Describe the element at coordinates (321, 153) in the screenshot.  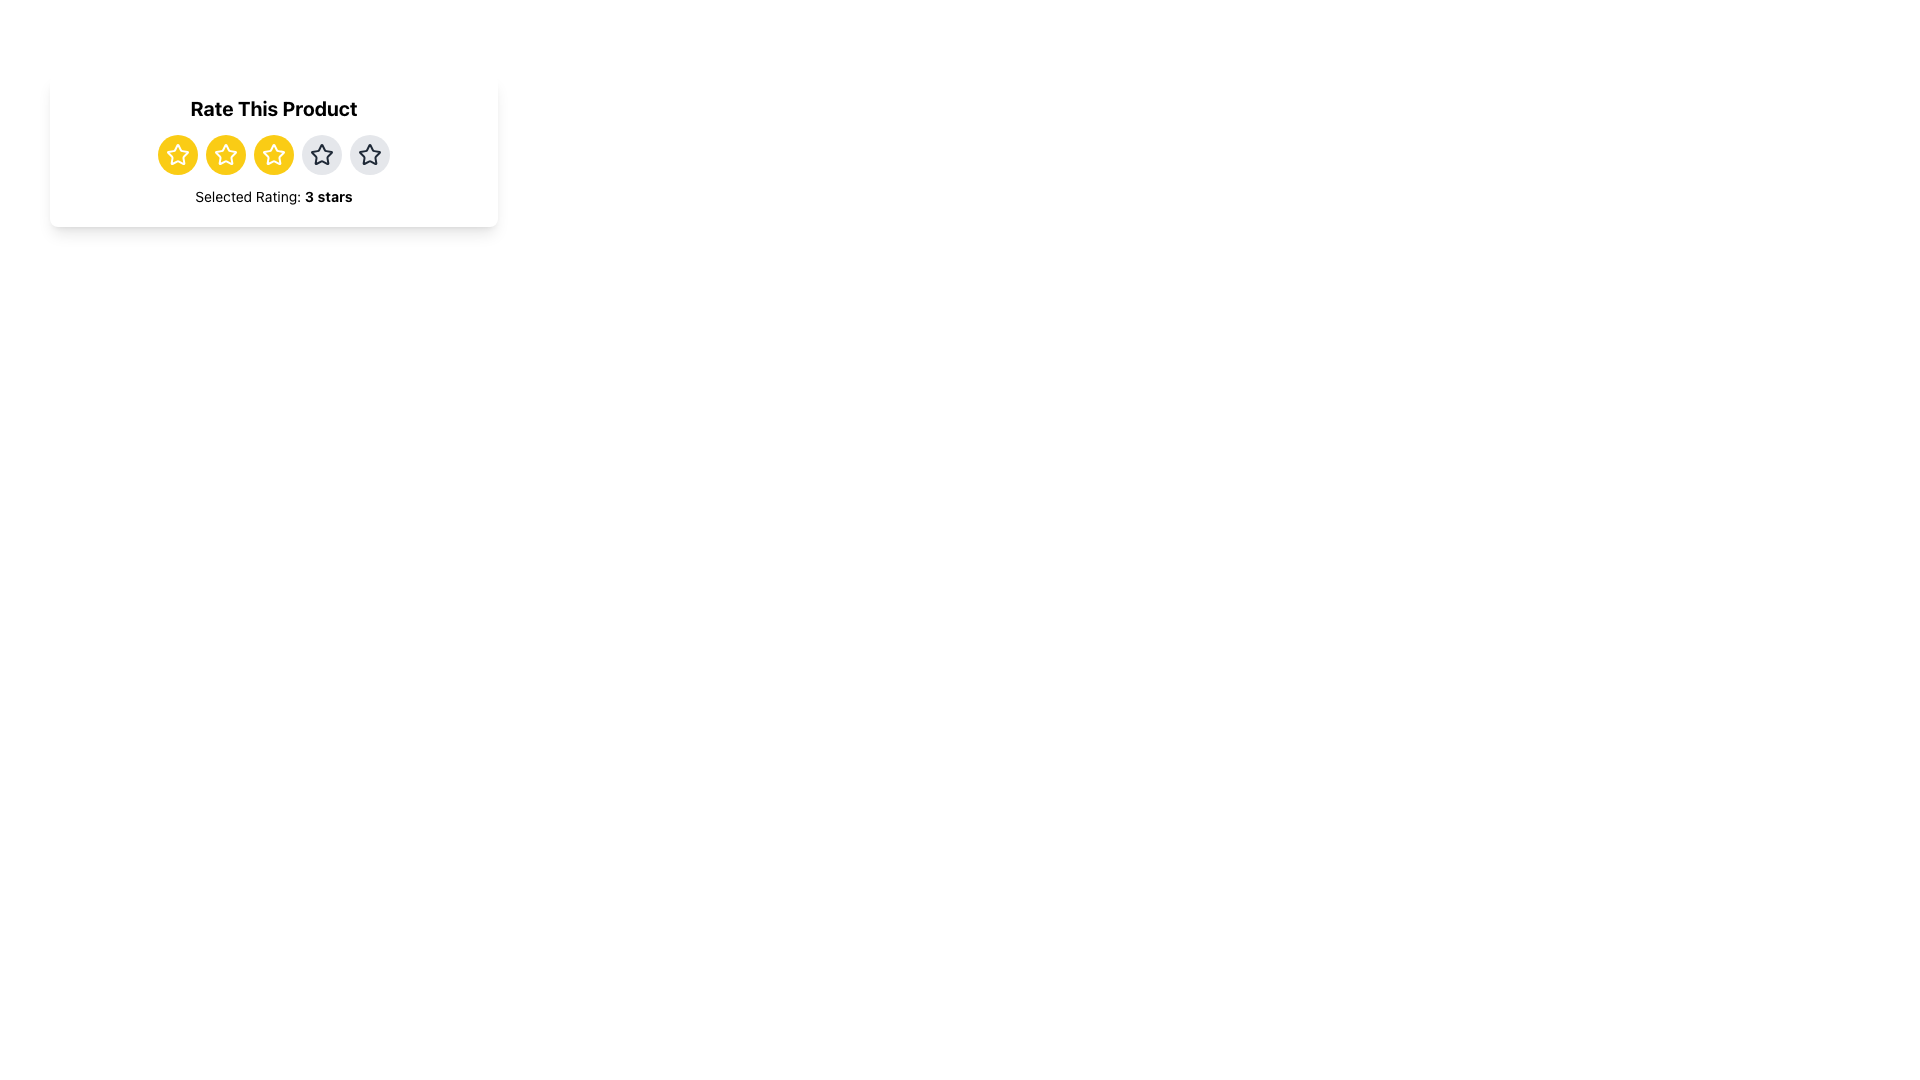
I see `the third star icon in the horizontal row that serves as a rating indicator` at that location.